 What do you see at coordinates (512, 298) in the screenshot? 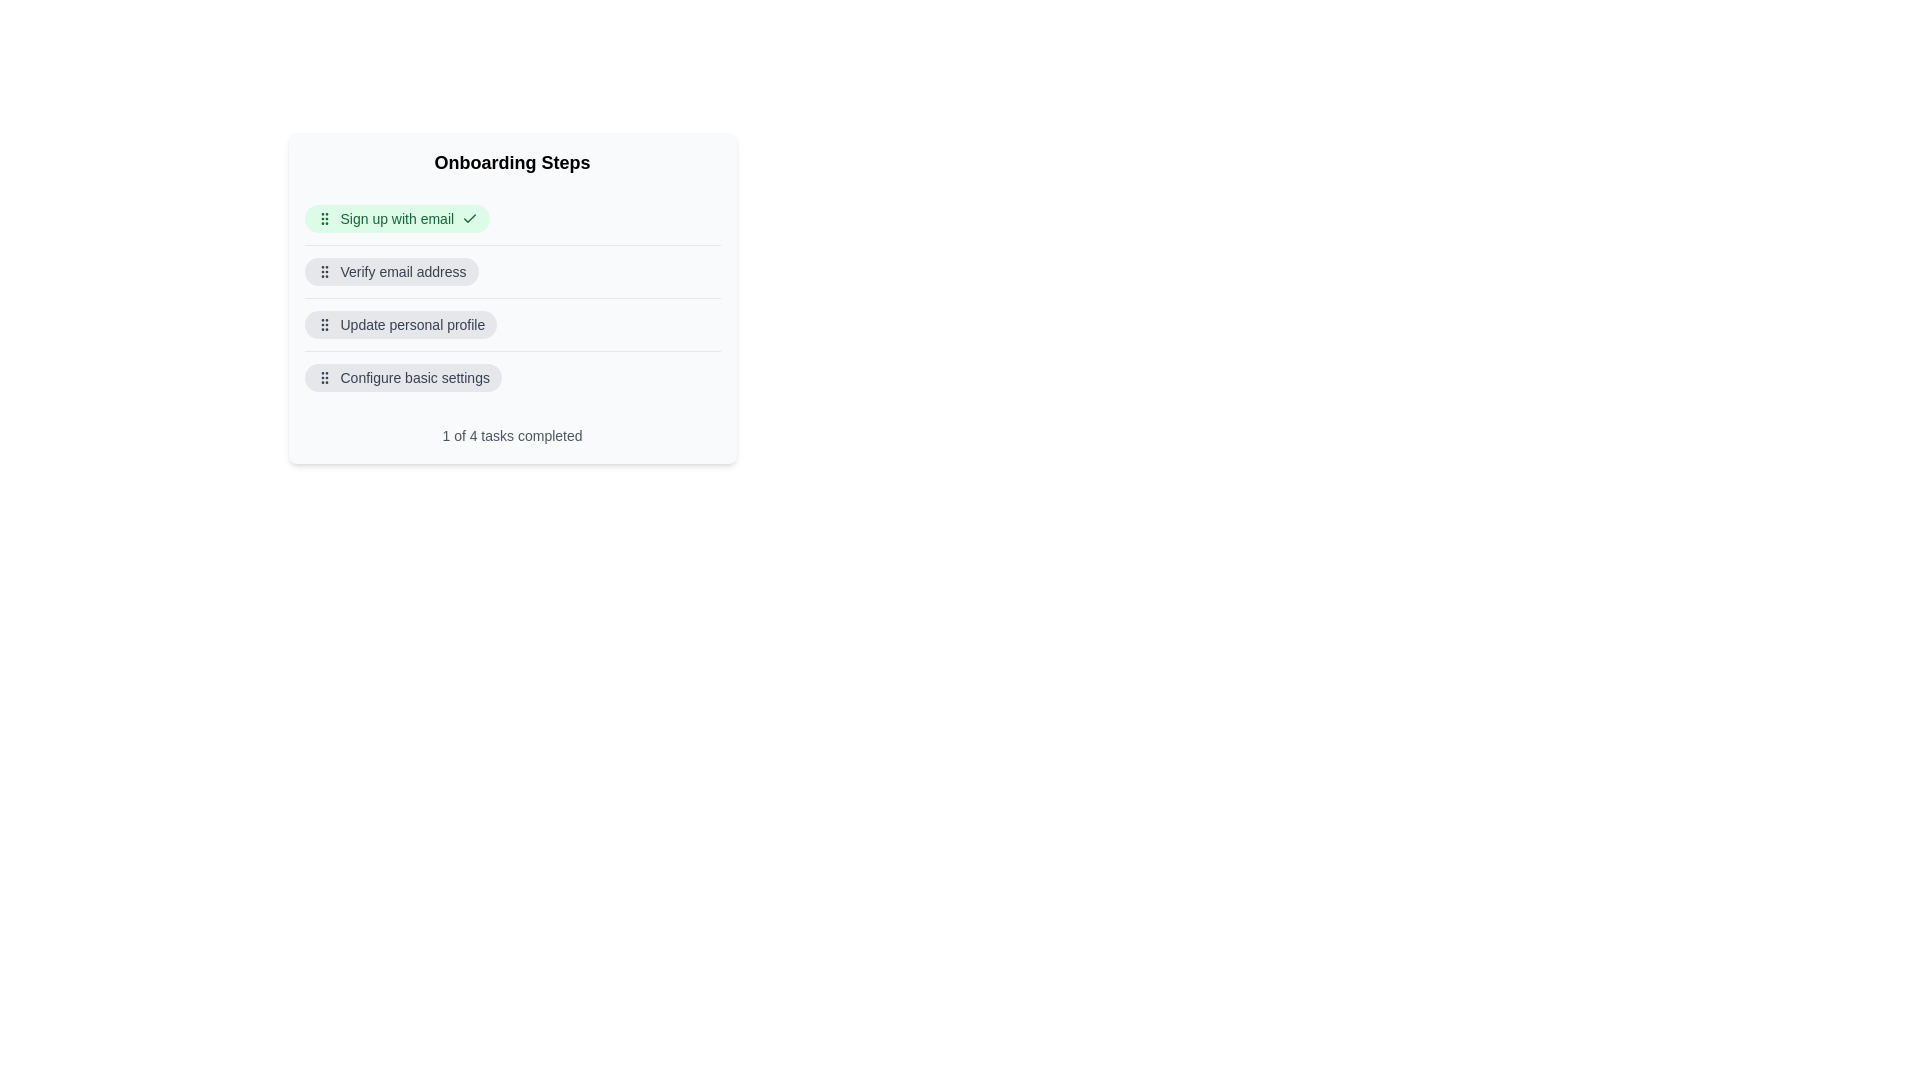
I see `the list item displaying the task 'Verify email address' in the onboarding process to view its details` at bounding box center [512, 298].